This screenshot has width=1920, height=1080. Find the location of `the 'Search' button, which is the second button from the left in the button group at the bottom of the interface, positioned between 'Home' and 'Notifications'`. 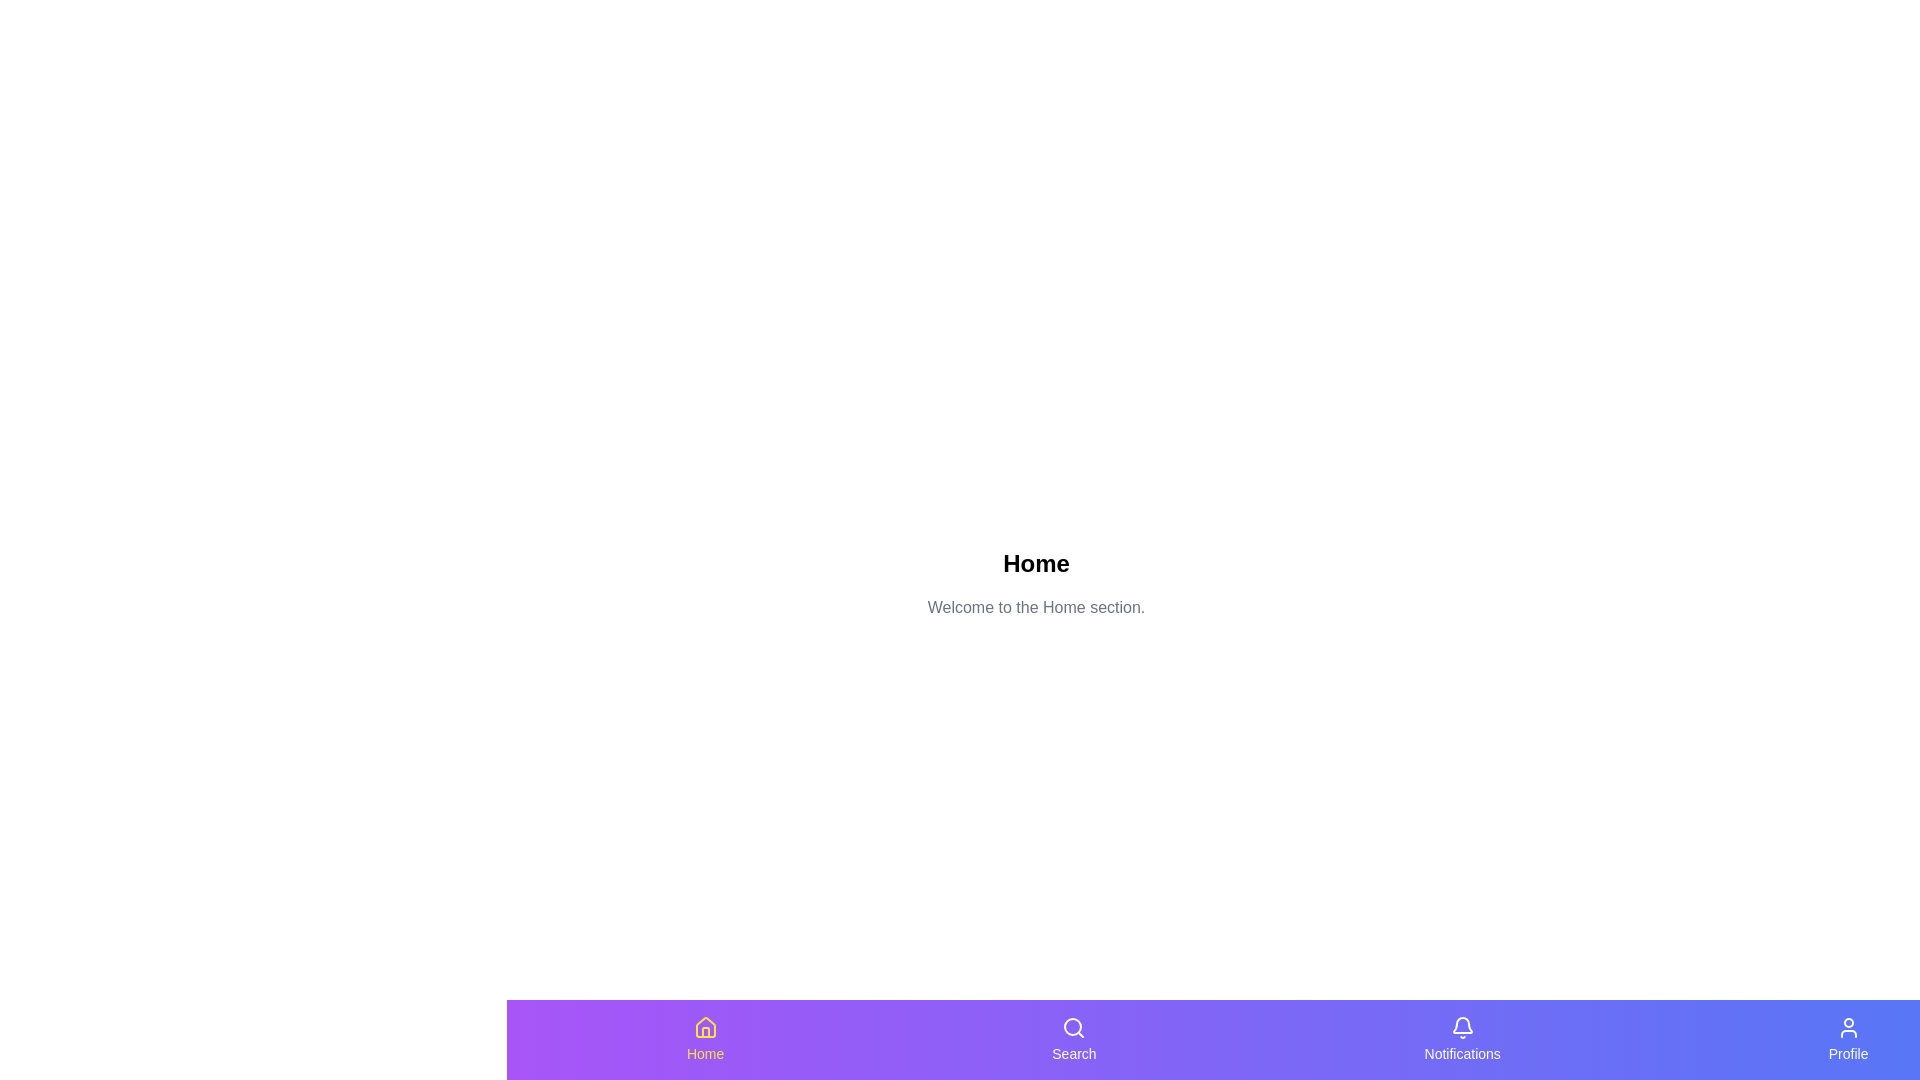

the 'Search' button, which is the second button from the left in the button group at the bottom of the interface, positioned between 'Home' and 'Notifications' is located at coordinates (1073, 1039).